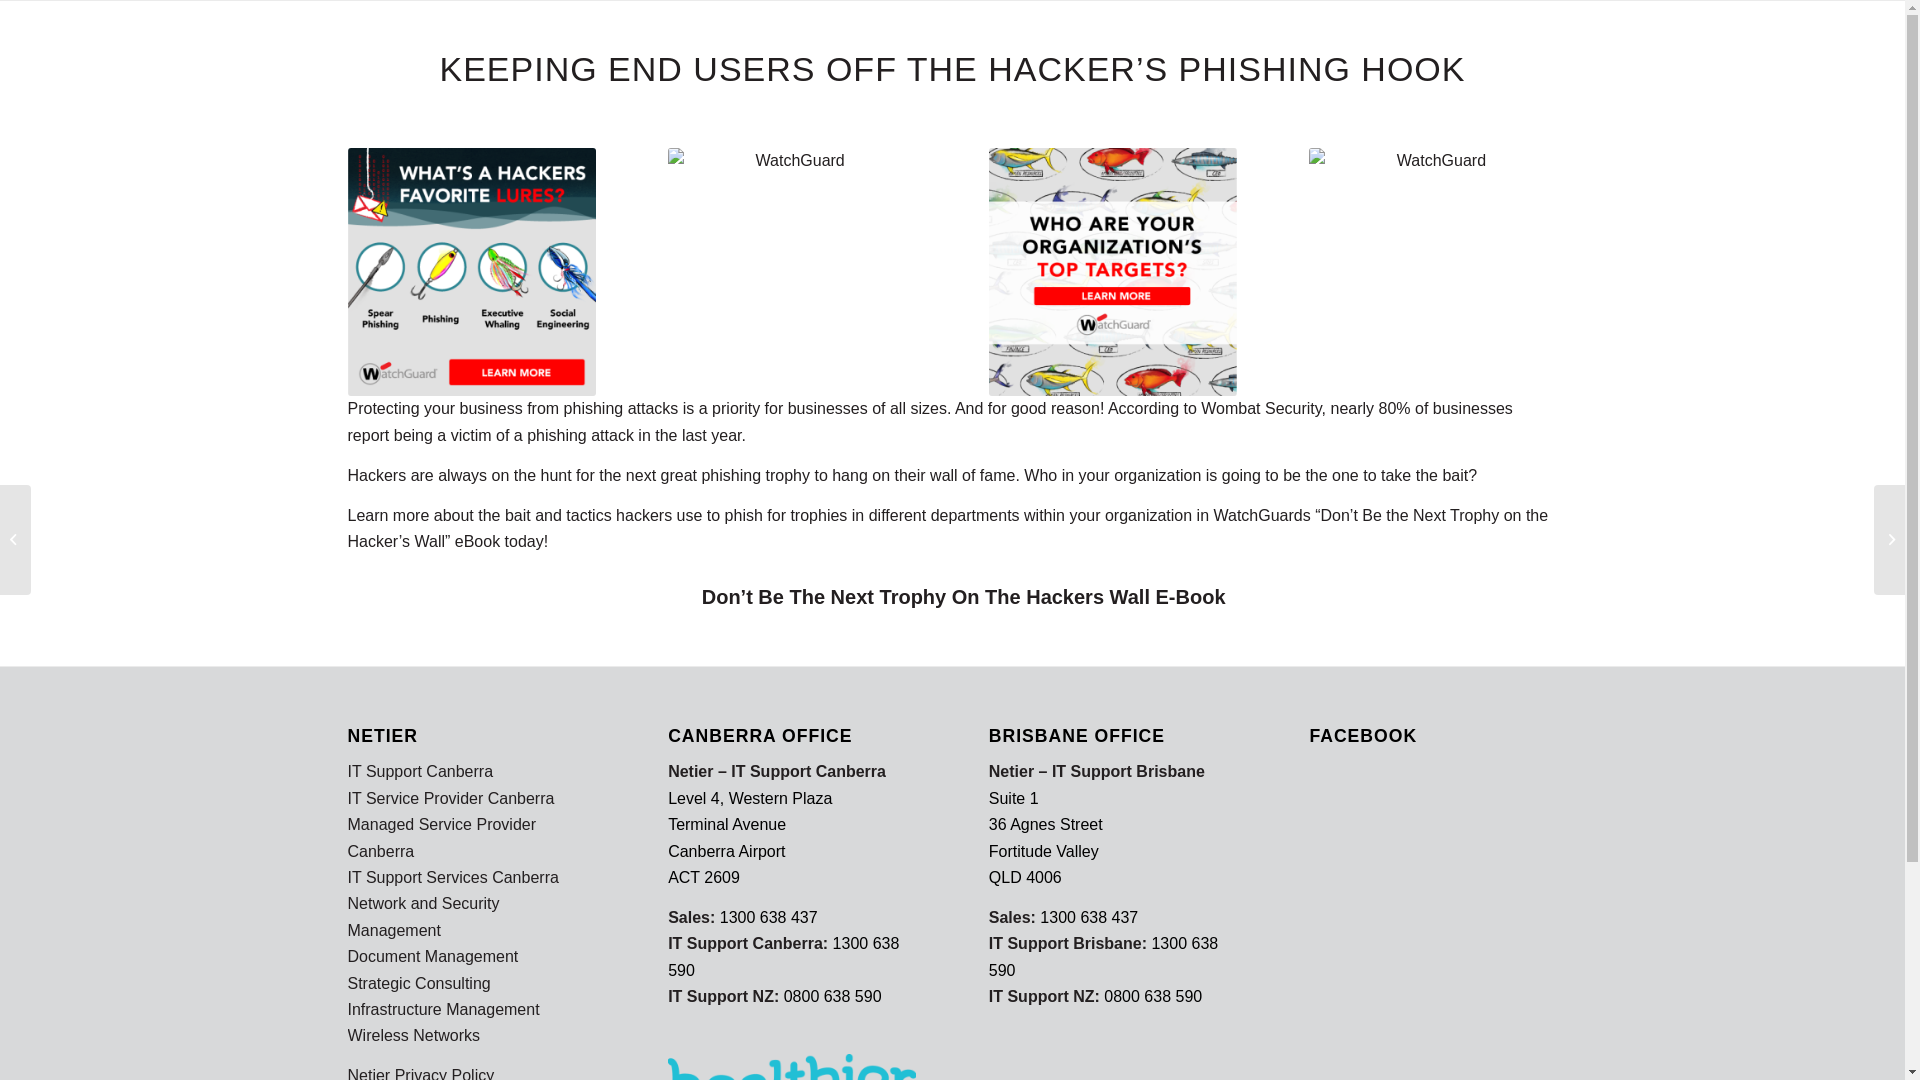 This screenshot has width=1920, height=1080. Describe the element at coordinates (443, 1009) in the screenshot. I see `'Infrastructure Management'` at that location.